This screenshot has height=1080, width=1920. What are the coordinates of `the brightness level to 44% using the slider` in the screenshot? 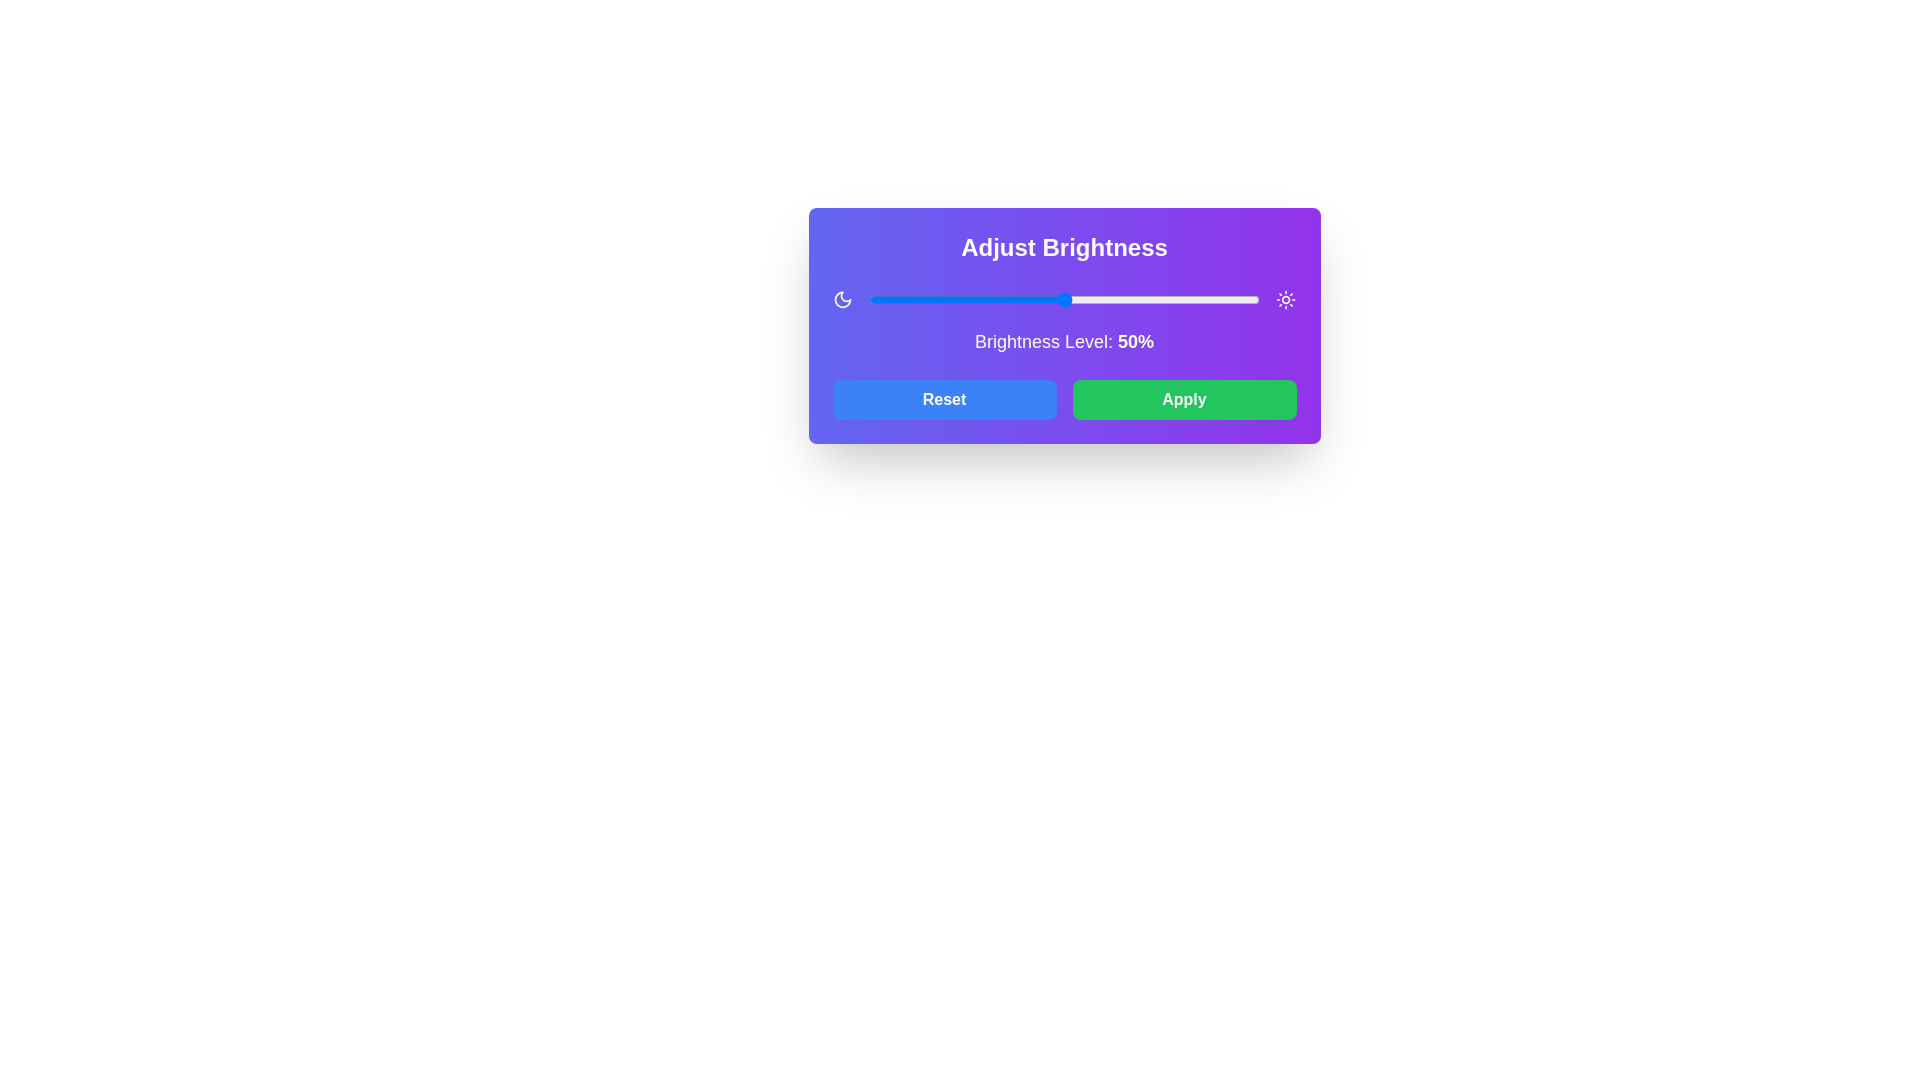 It's located at (1040, 300).